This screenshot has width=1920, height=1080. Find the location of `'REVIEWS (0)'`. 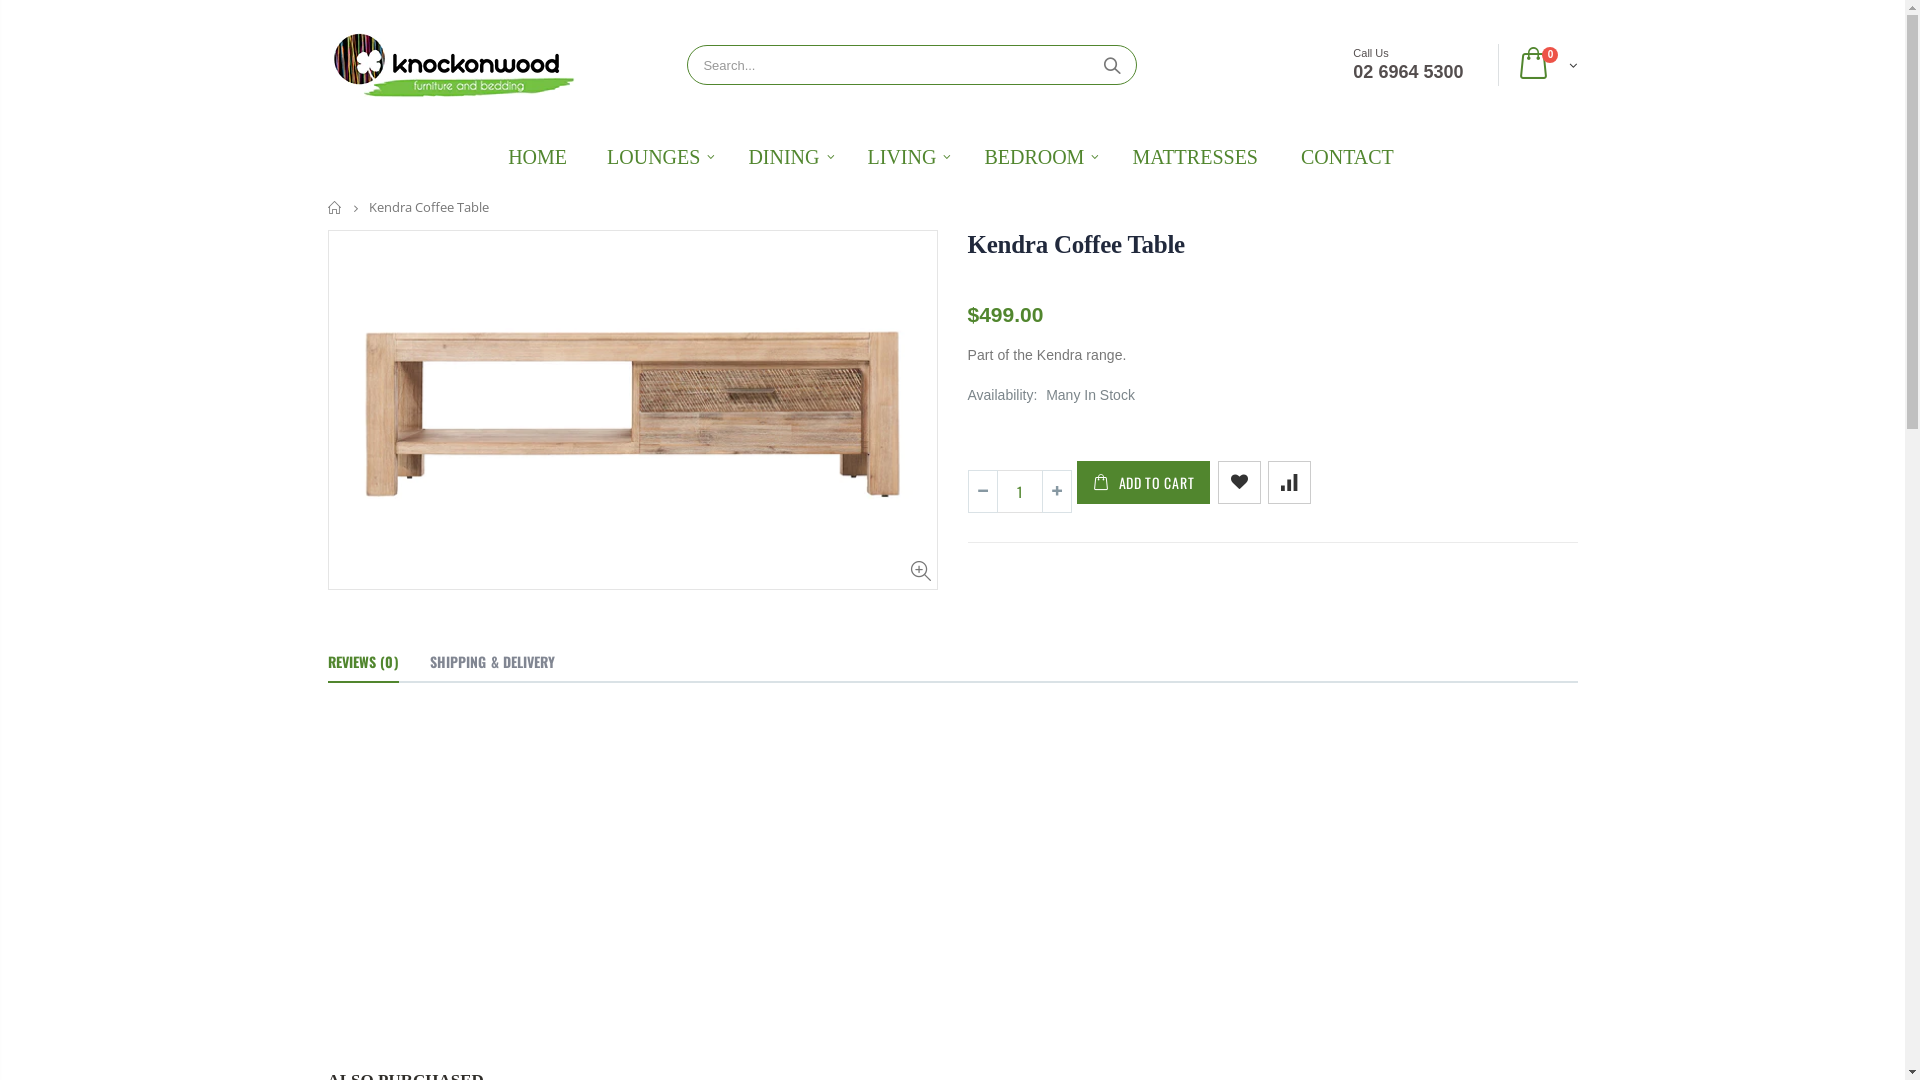

'REVIEWS (0)' is located at coordinates (363, 663).